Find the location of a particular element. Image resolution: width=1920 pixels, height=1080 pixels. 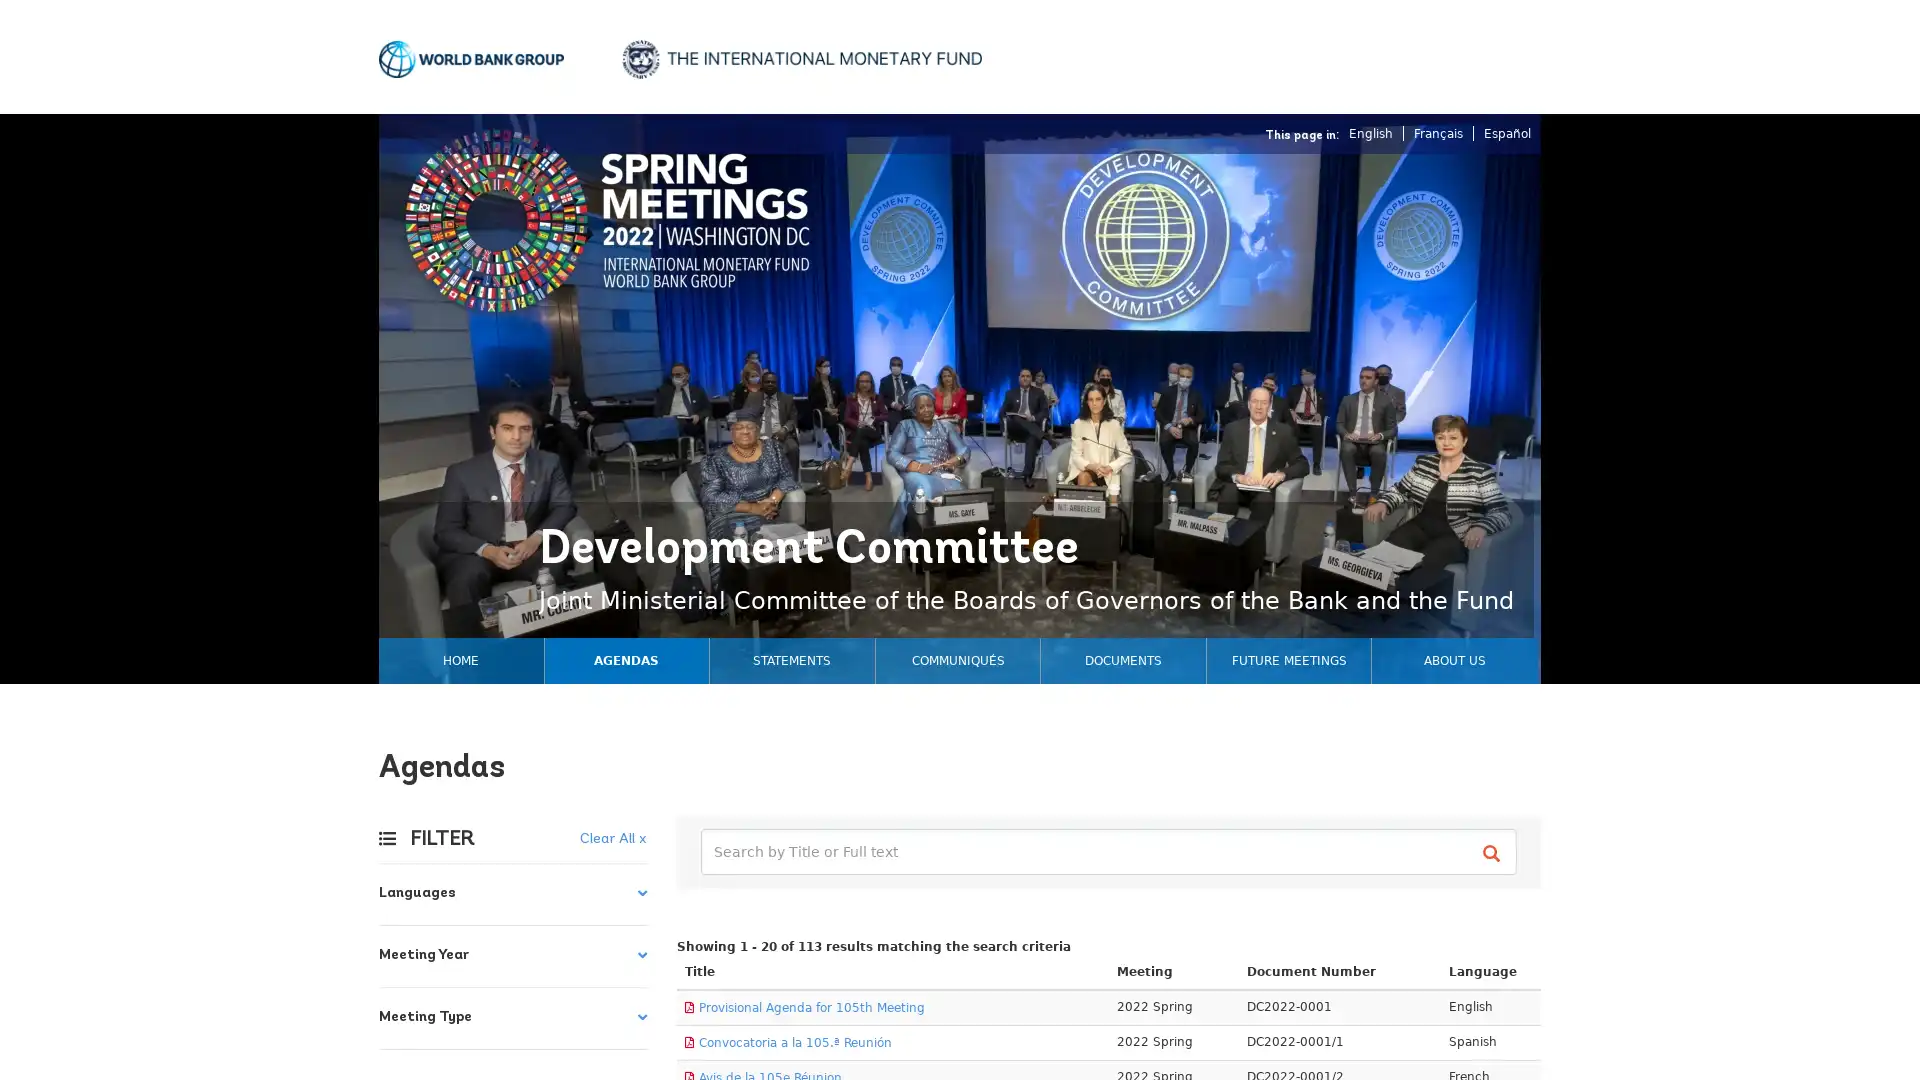

Languages is located at coordinates (513, 893).